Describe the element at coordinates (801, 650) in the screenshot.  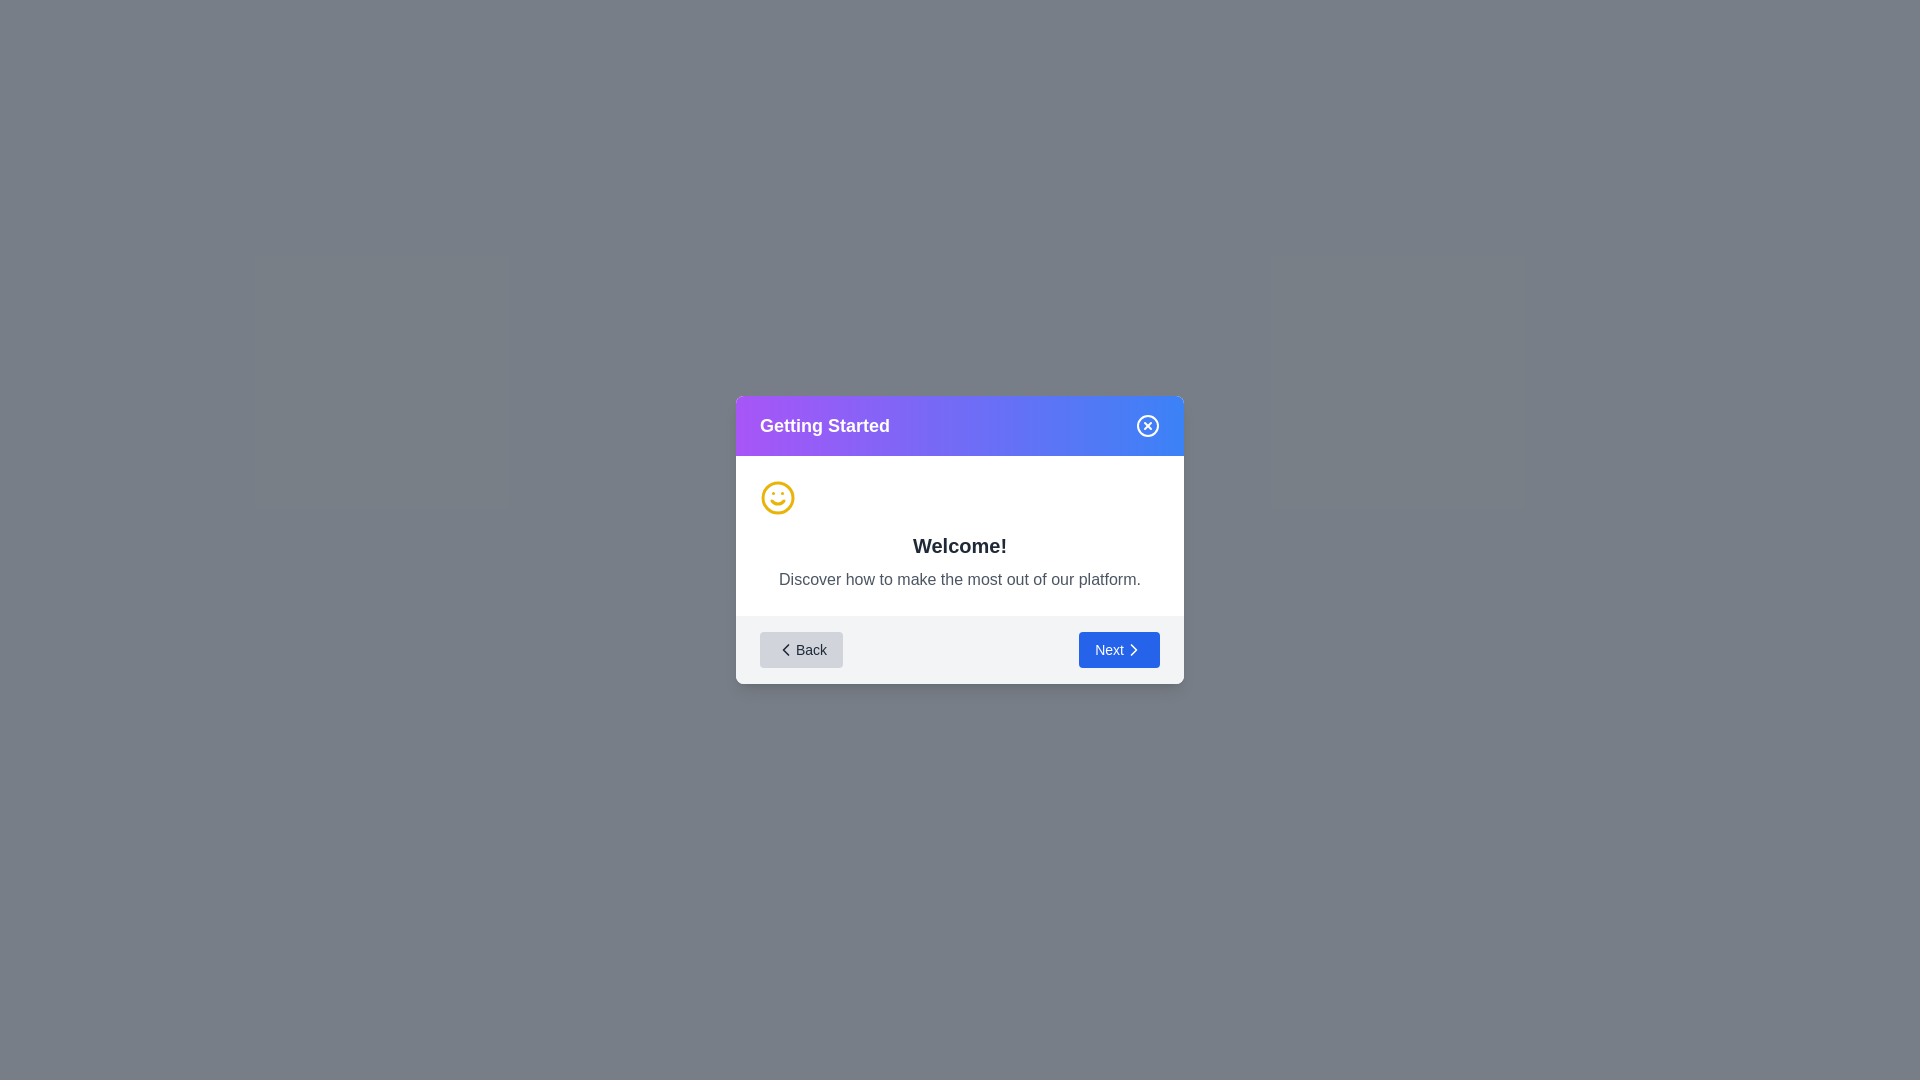
I see `the 'Back' button with a light gray background and darker gray text, located in the bottom-left corner of the modal dialog` at that location.